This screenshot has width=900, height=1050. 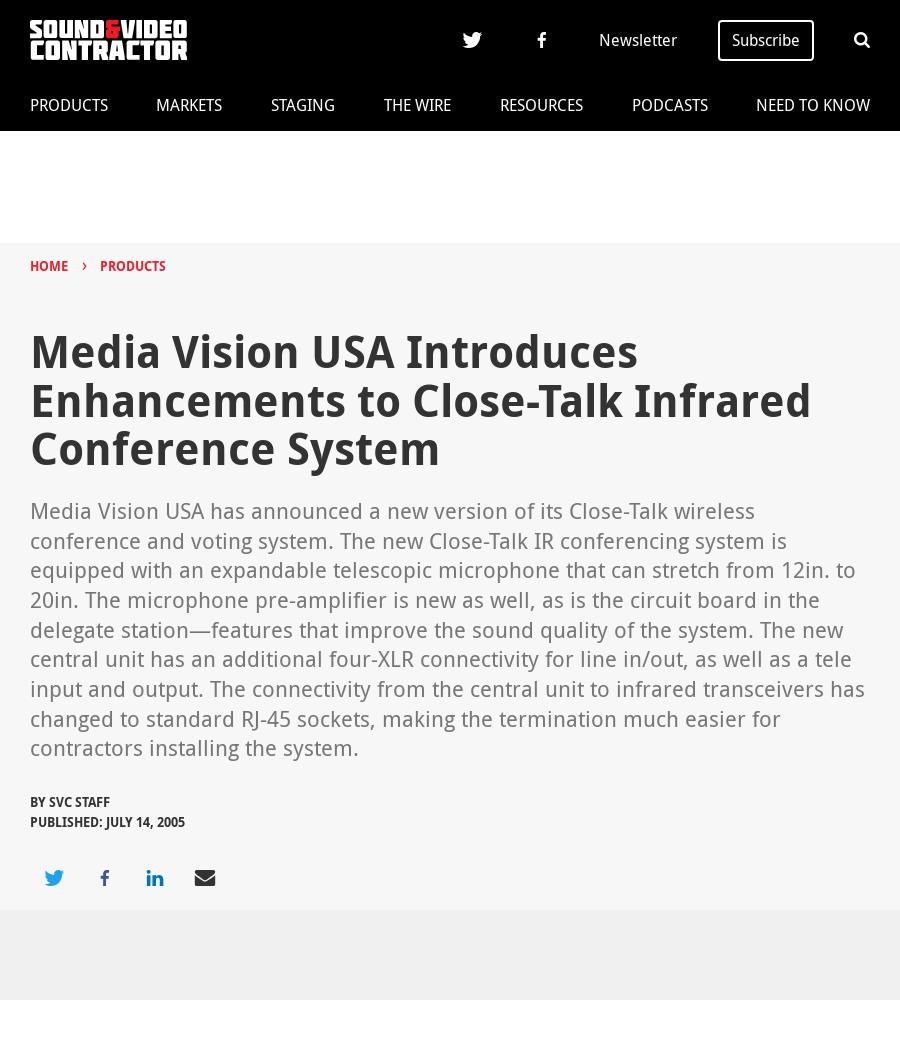 What do you see at coordinates (638, 39) in the screenshot?
I see `'Newsletter'` at bounding box center [638, 39].